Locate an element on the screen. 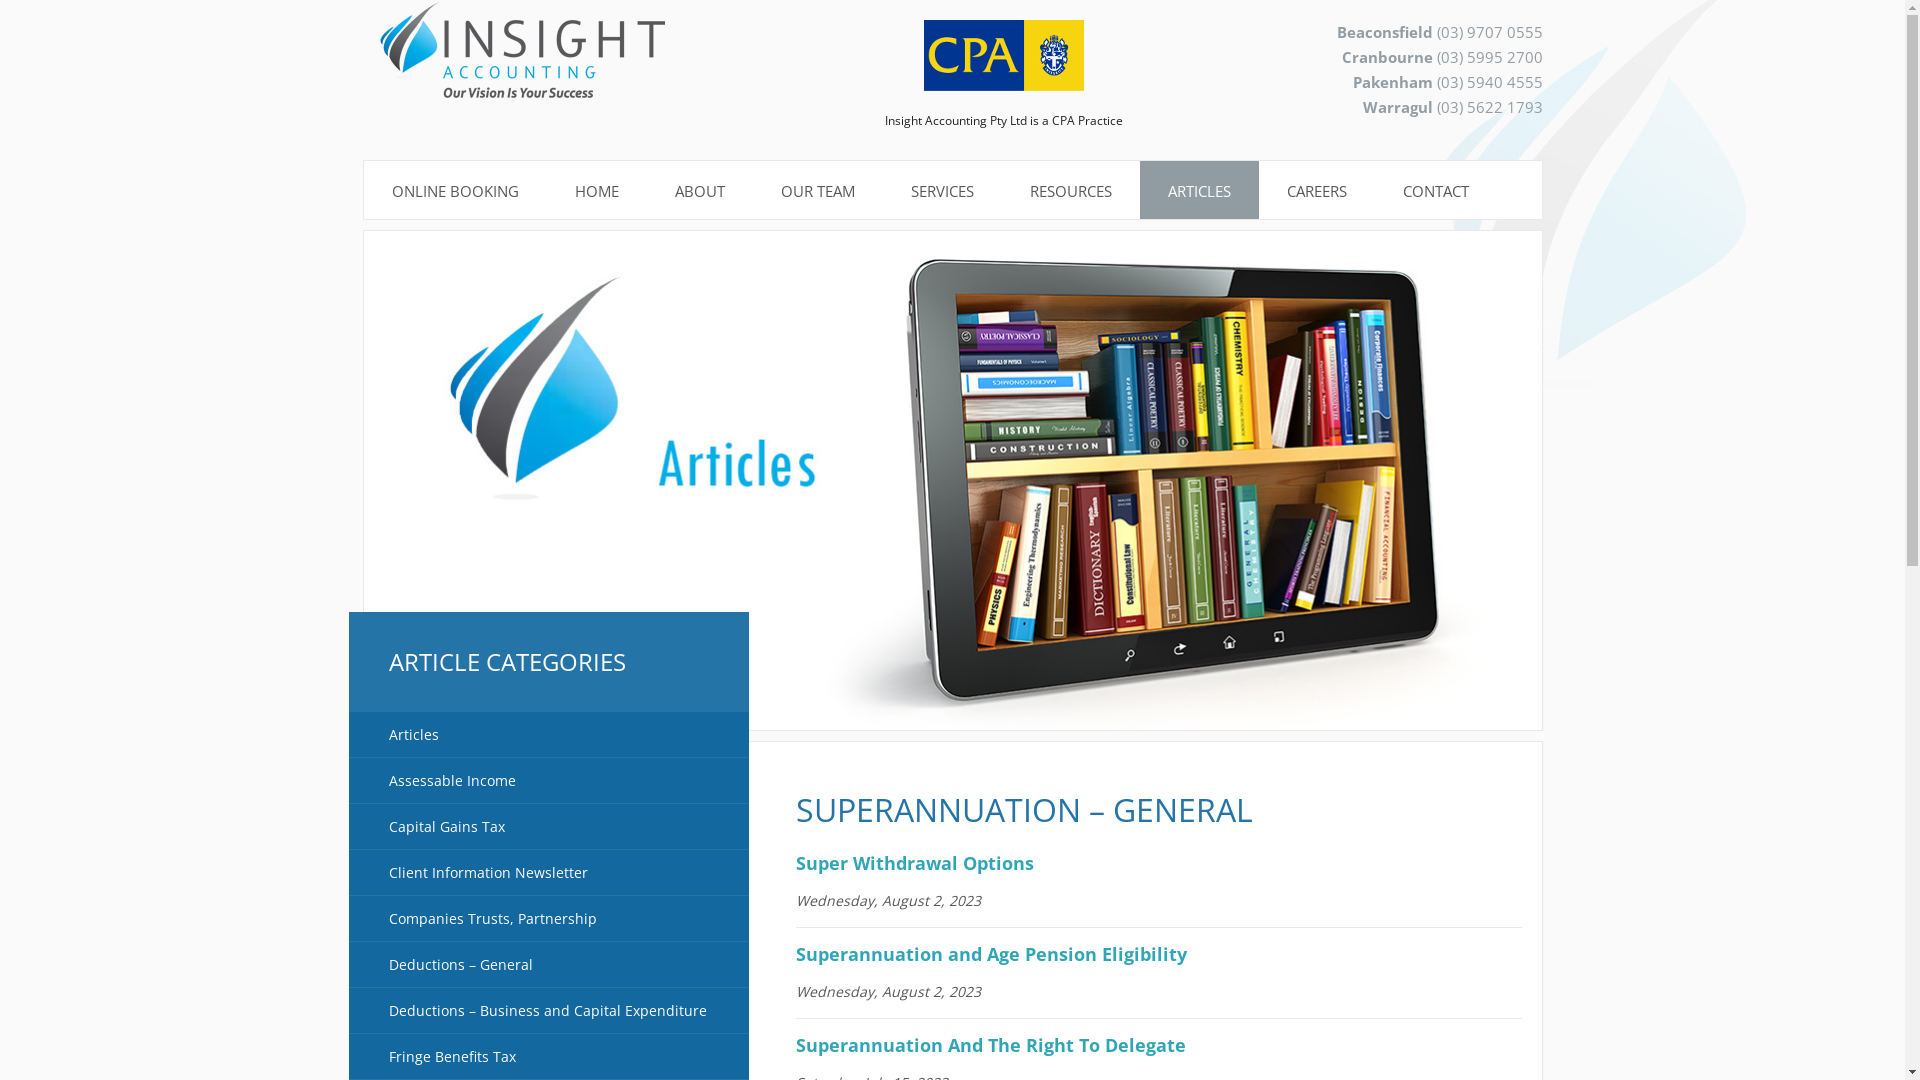 This screenshot has height=1080, width=1920. 'CAREERS' is located at coordinates (1256, 191).